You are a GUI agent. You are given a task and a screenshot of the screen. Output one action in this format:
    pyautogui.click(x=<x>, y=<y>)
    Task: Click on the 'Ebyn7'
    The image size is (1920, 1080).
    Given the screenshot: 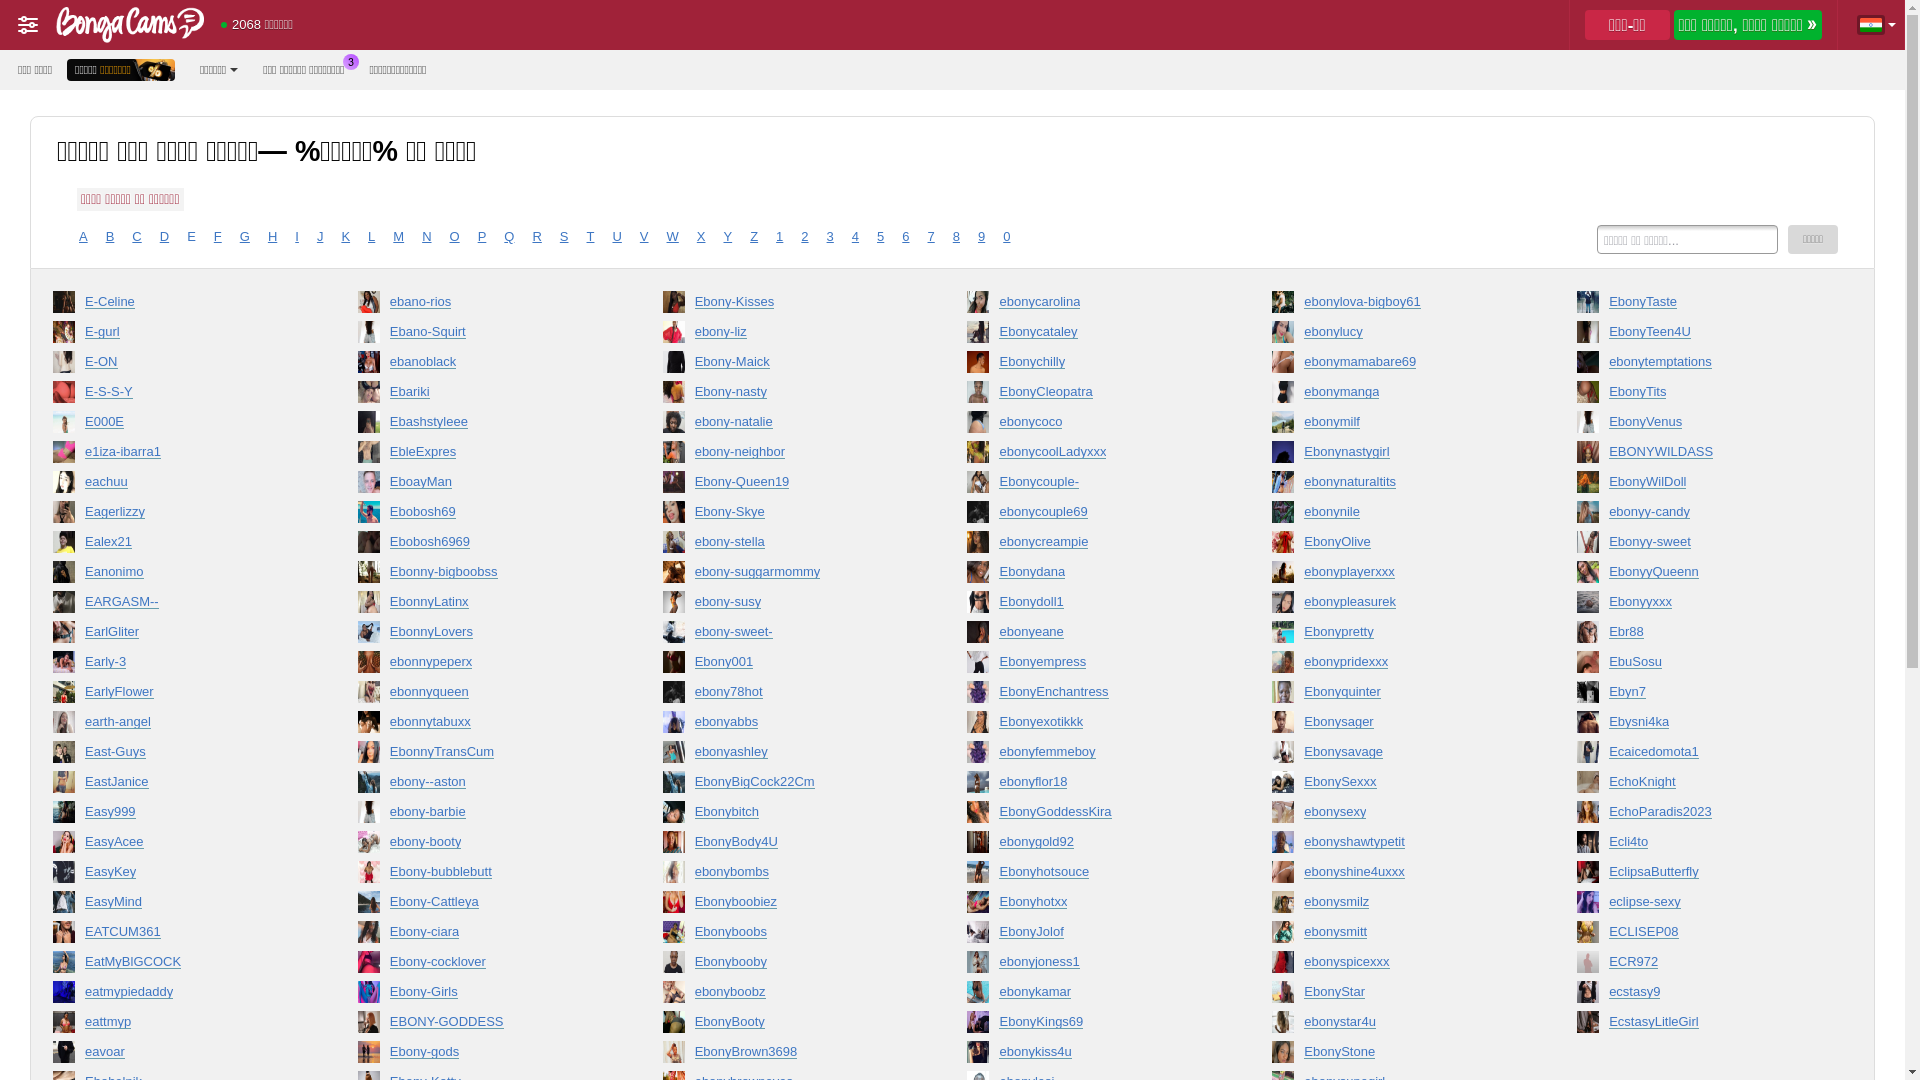 What is the action you would take?
    pyautogui.click(x=1699, y=694)
    